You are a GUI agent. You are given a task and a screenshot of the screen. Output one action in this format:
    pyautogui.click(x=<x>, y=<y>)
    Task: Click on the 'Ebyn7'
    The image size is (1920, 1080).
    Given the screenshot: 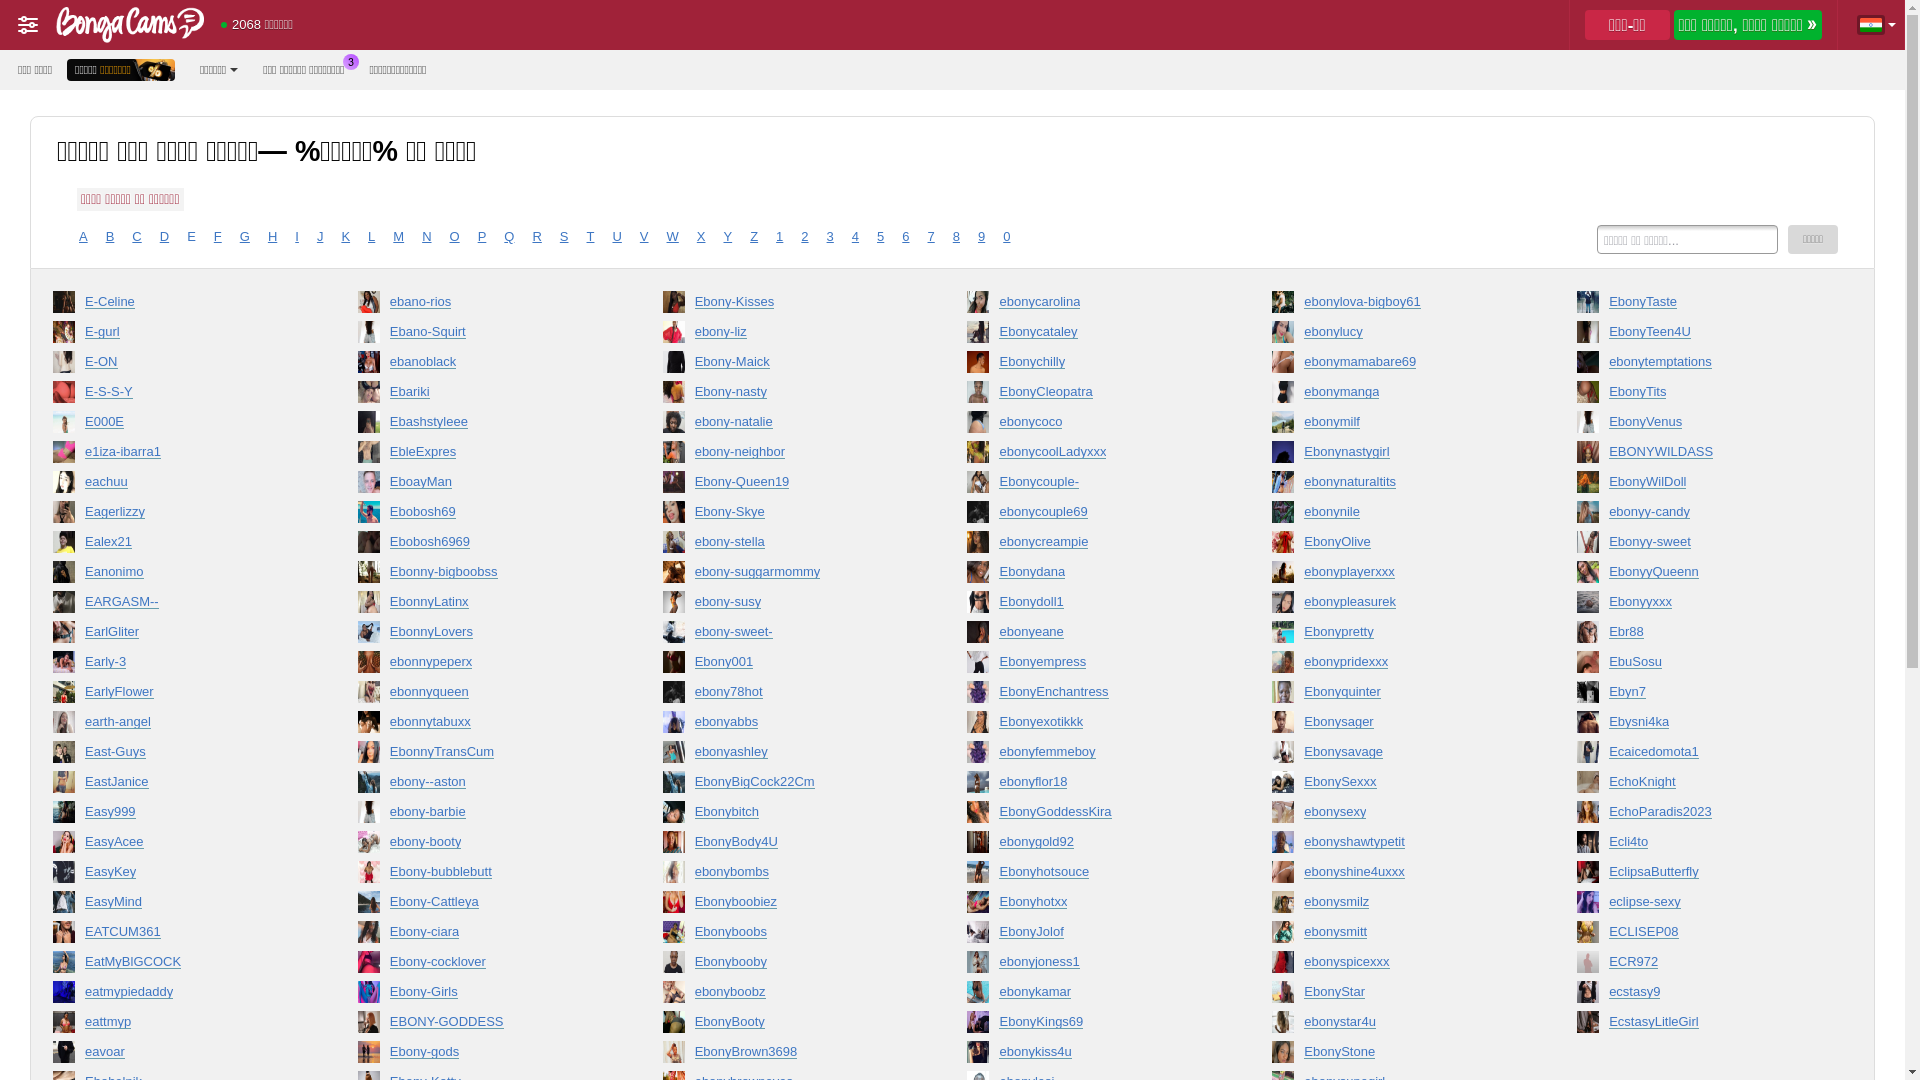 What is the action you would take?
    pyautogui.click(x=1699, y=694)
    